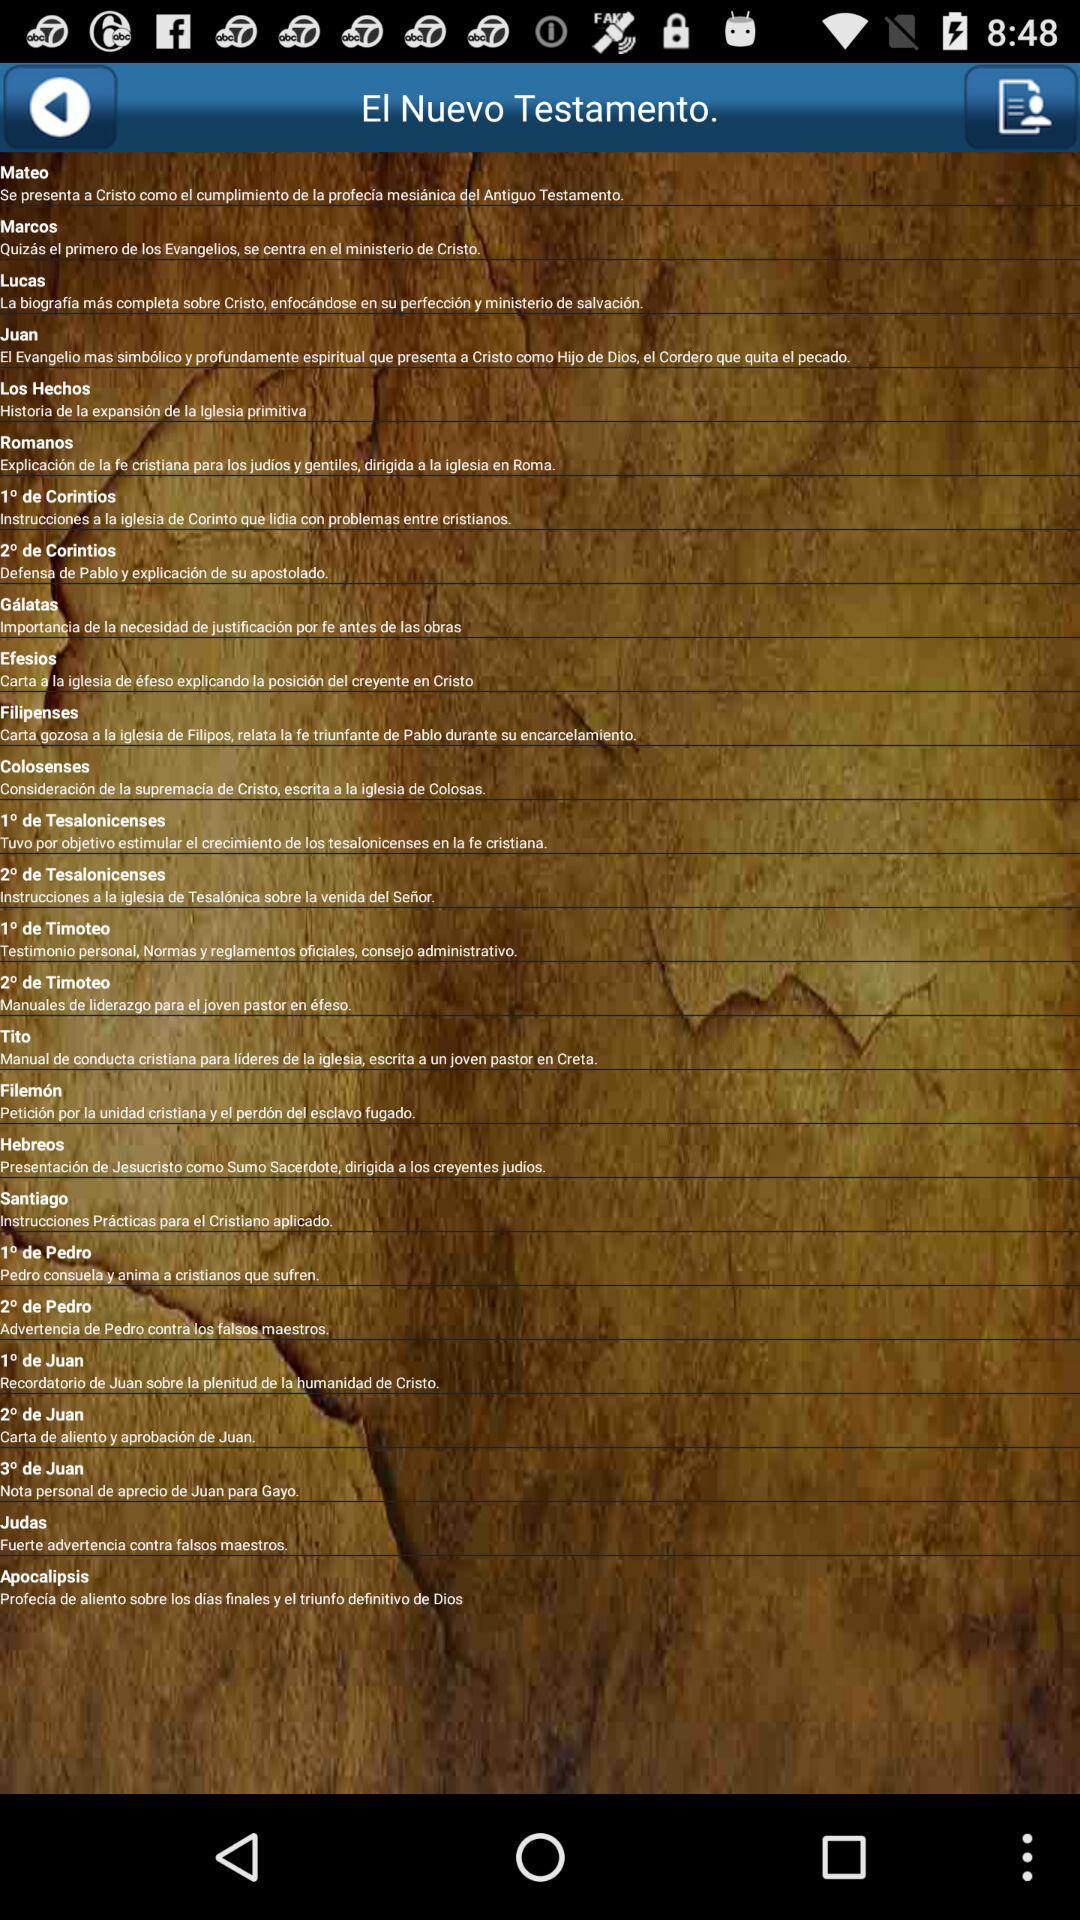  I want to click on lucas, so click(540, 275).